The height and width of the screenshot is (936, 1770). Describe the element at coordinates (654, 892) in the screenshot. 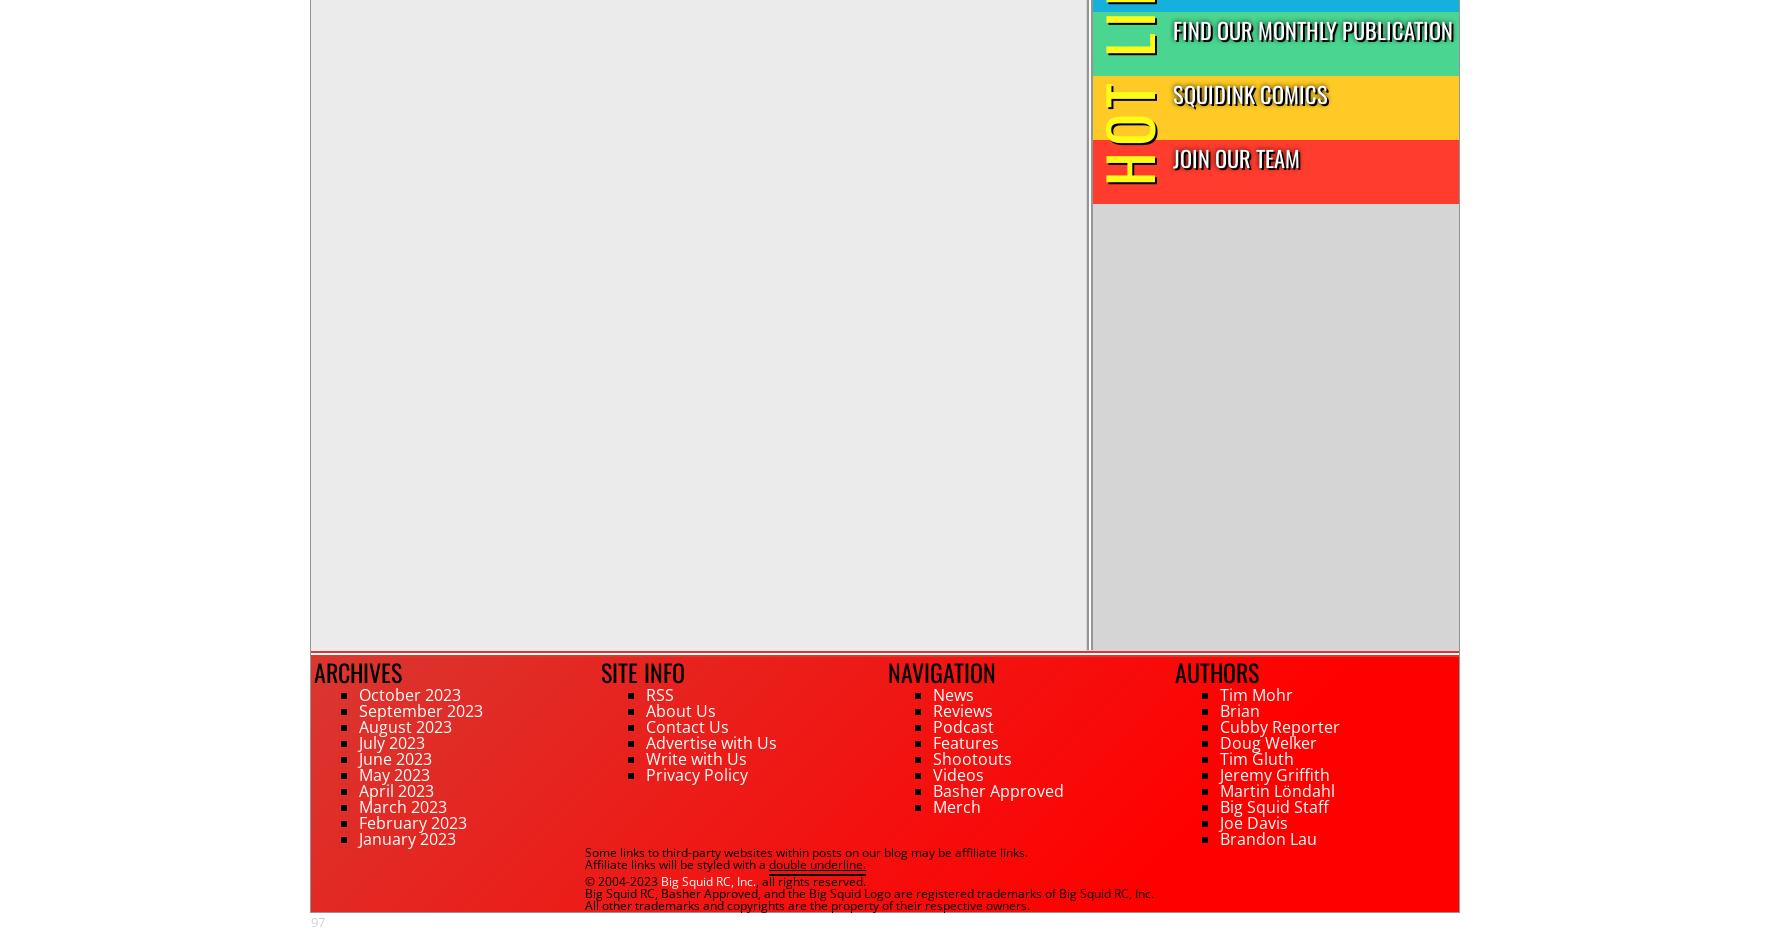

I see `','` at that location.